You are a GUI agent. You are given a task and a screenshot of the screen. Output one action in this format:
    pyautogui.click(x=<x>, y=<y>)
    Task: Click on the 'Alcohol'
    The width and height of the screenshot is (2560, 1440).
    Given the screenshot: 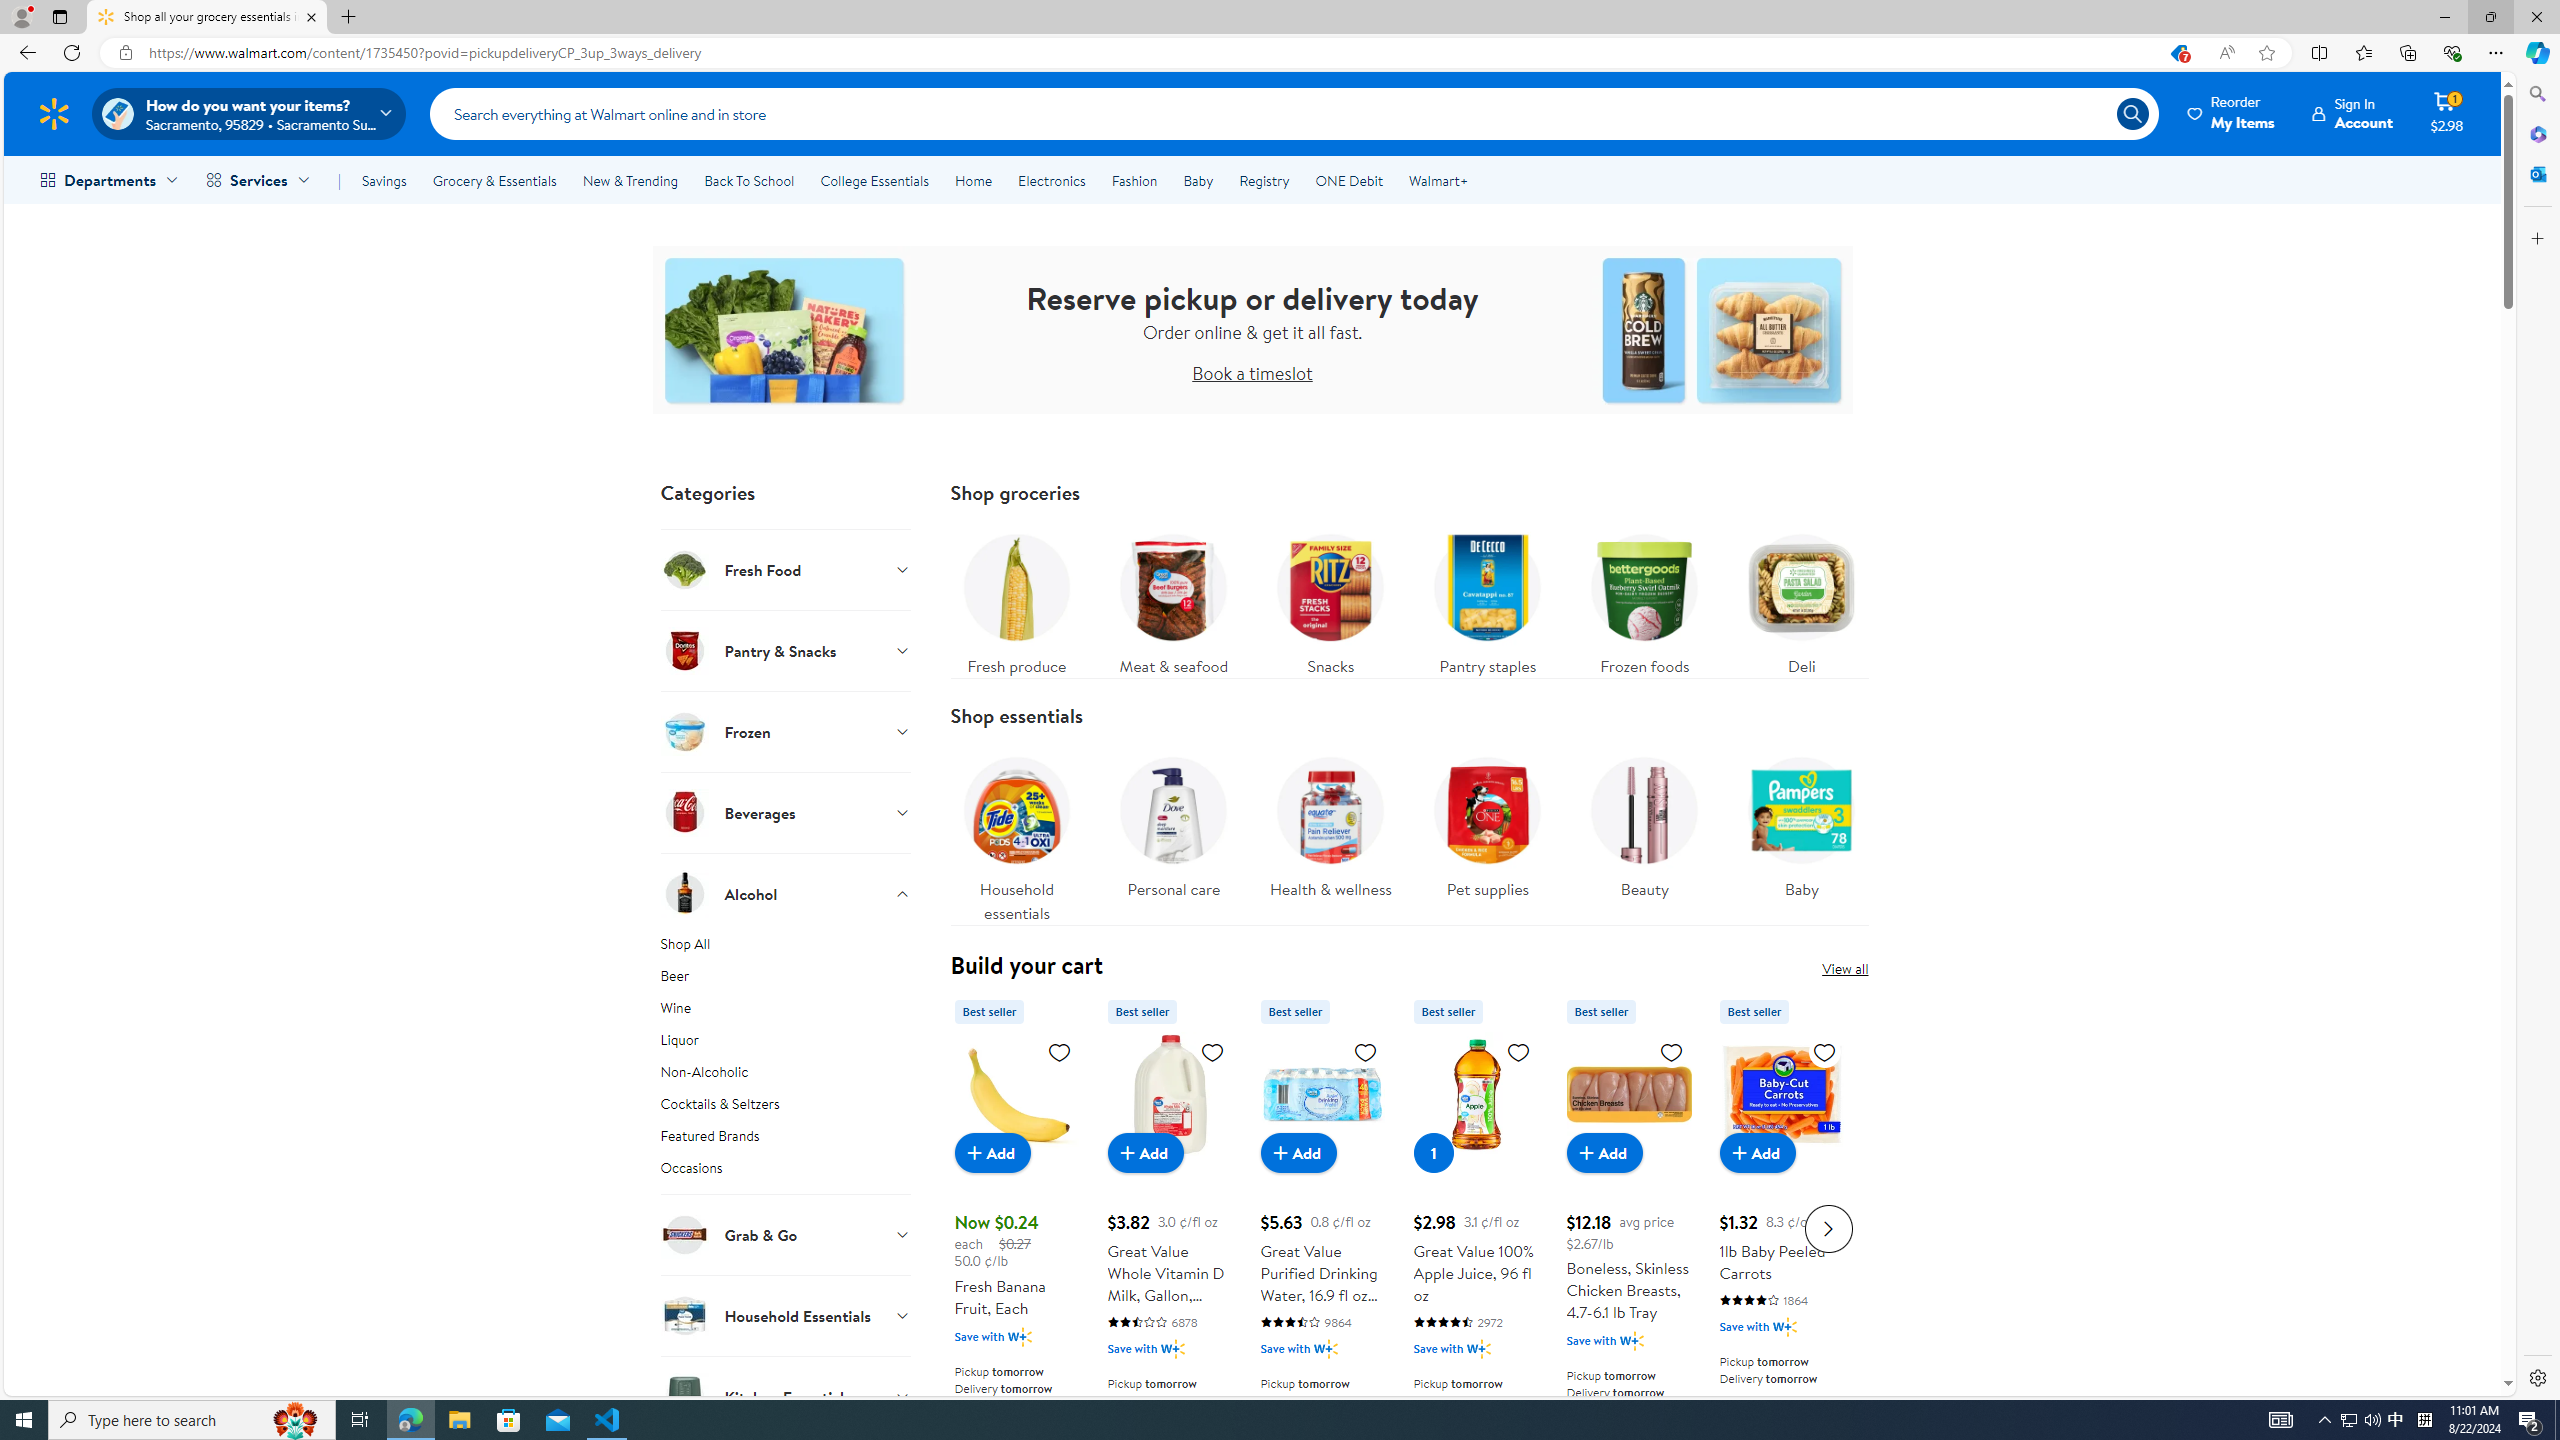 What is the action you would take?
    pyautogui.click(x=784, y=892)
    